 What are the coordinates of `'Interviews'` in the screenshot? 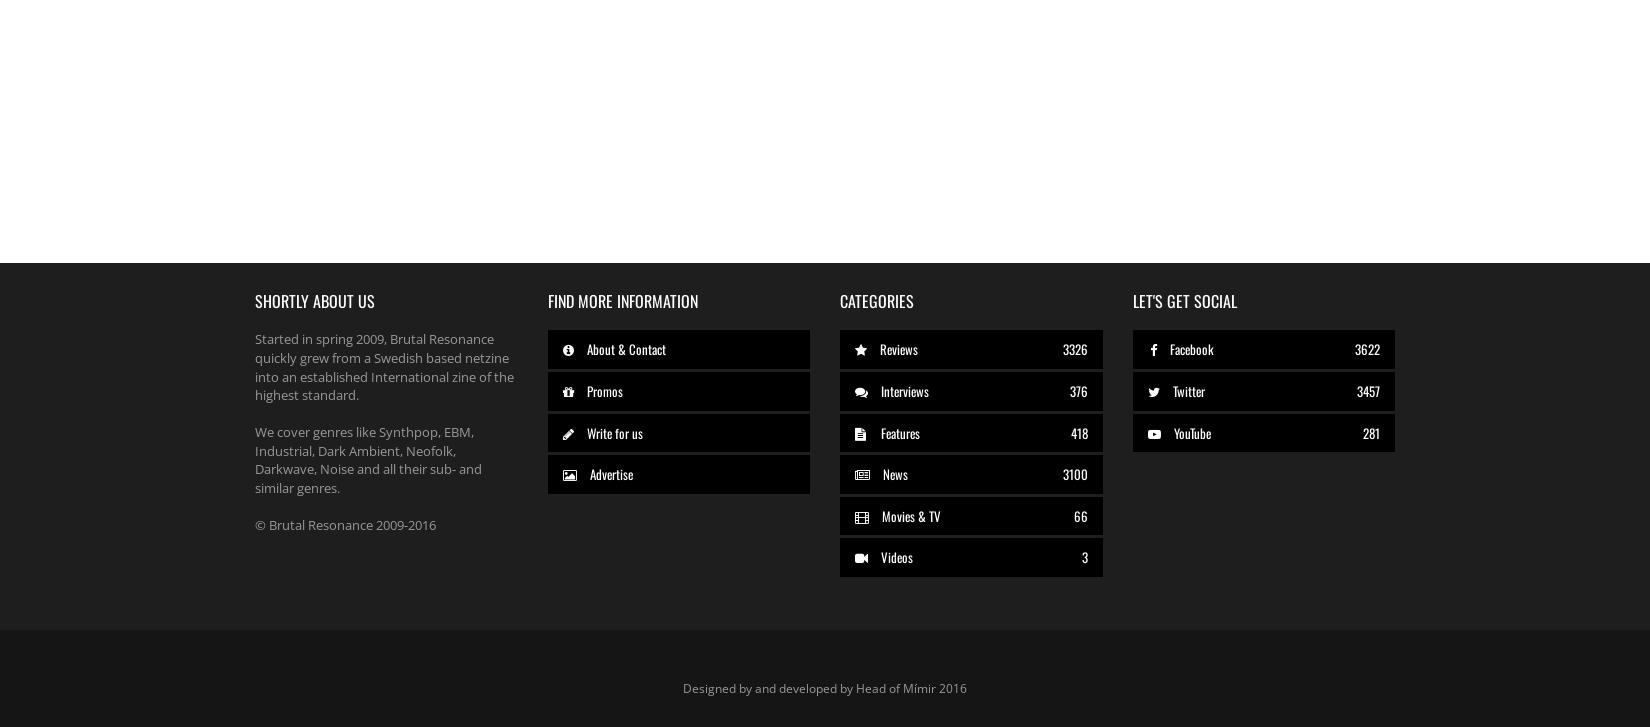 It's located at (903, 389).